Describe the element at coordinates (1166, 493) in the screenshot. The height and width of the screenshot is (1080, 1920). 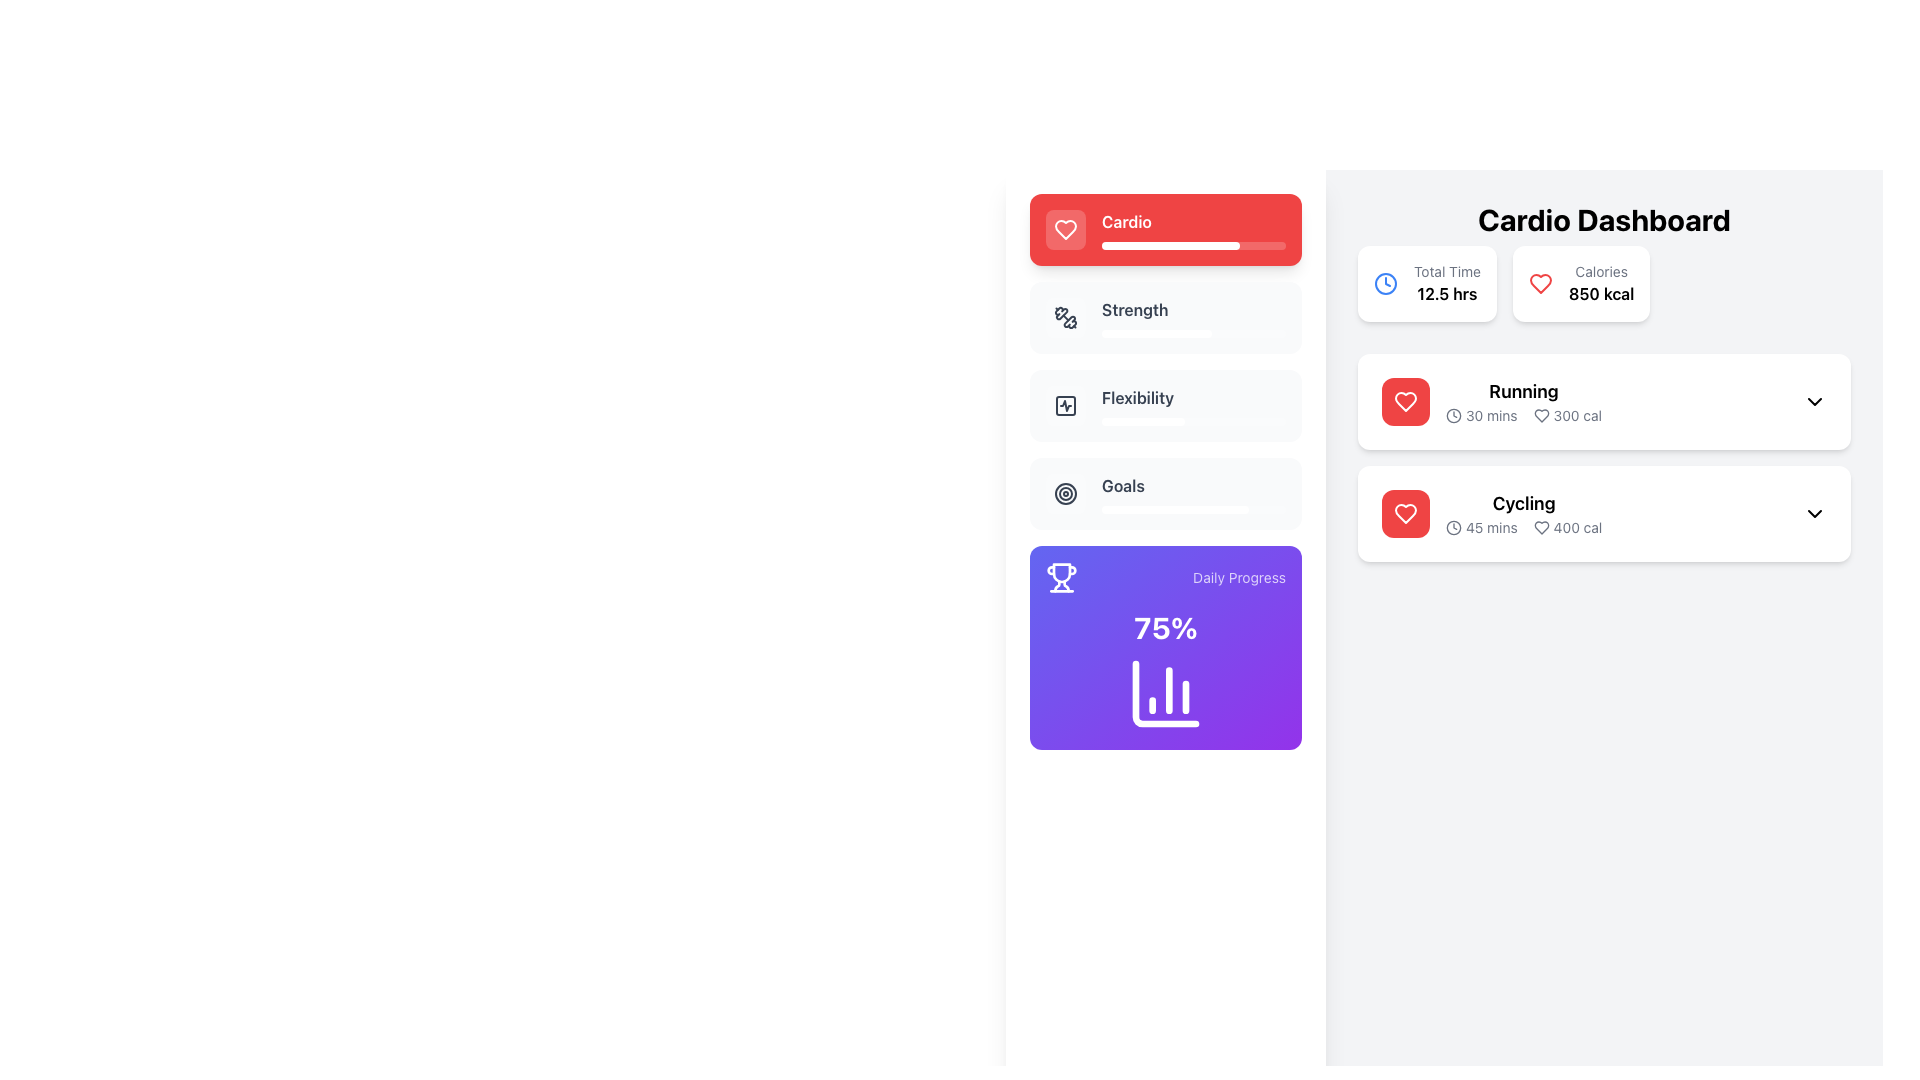
I see `the 'Goals' button in the left-hand side panel` at that location.